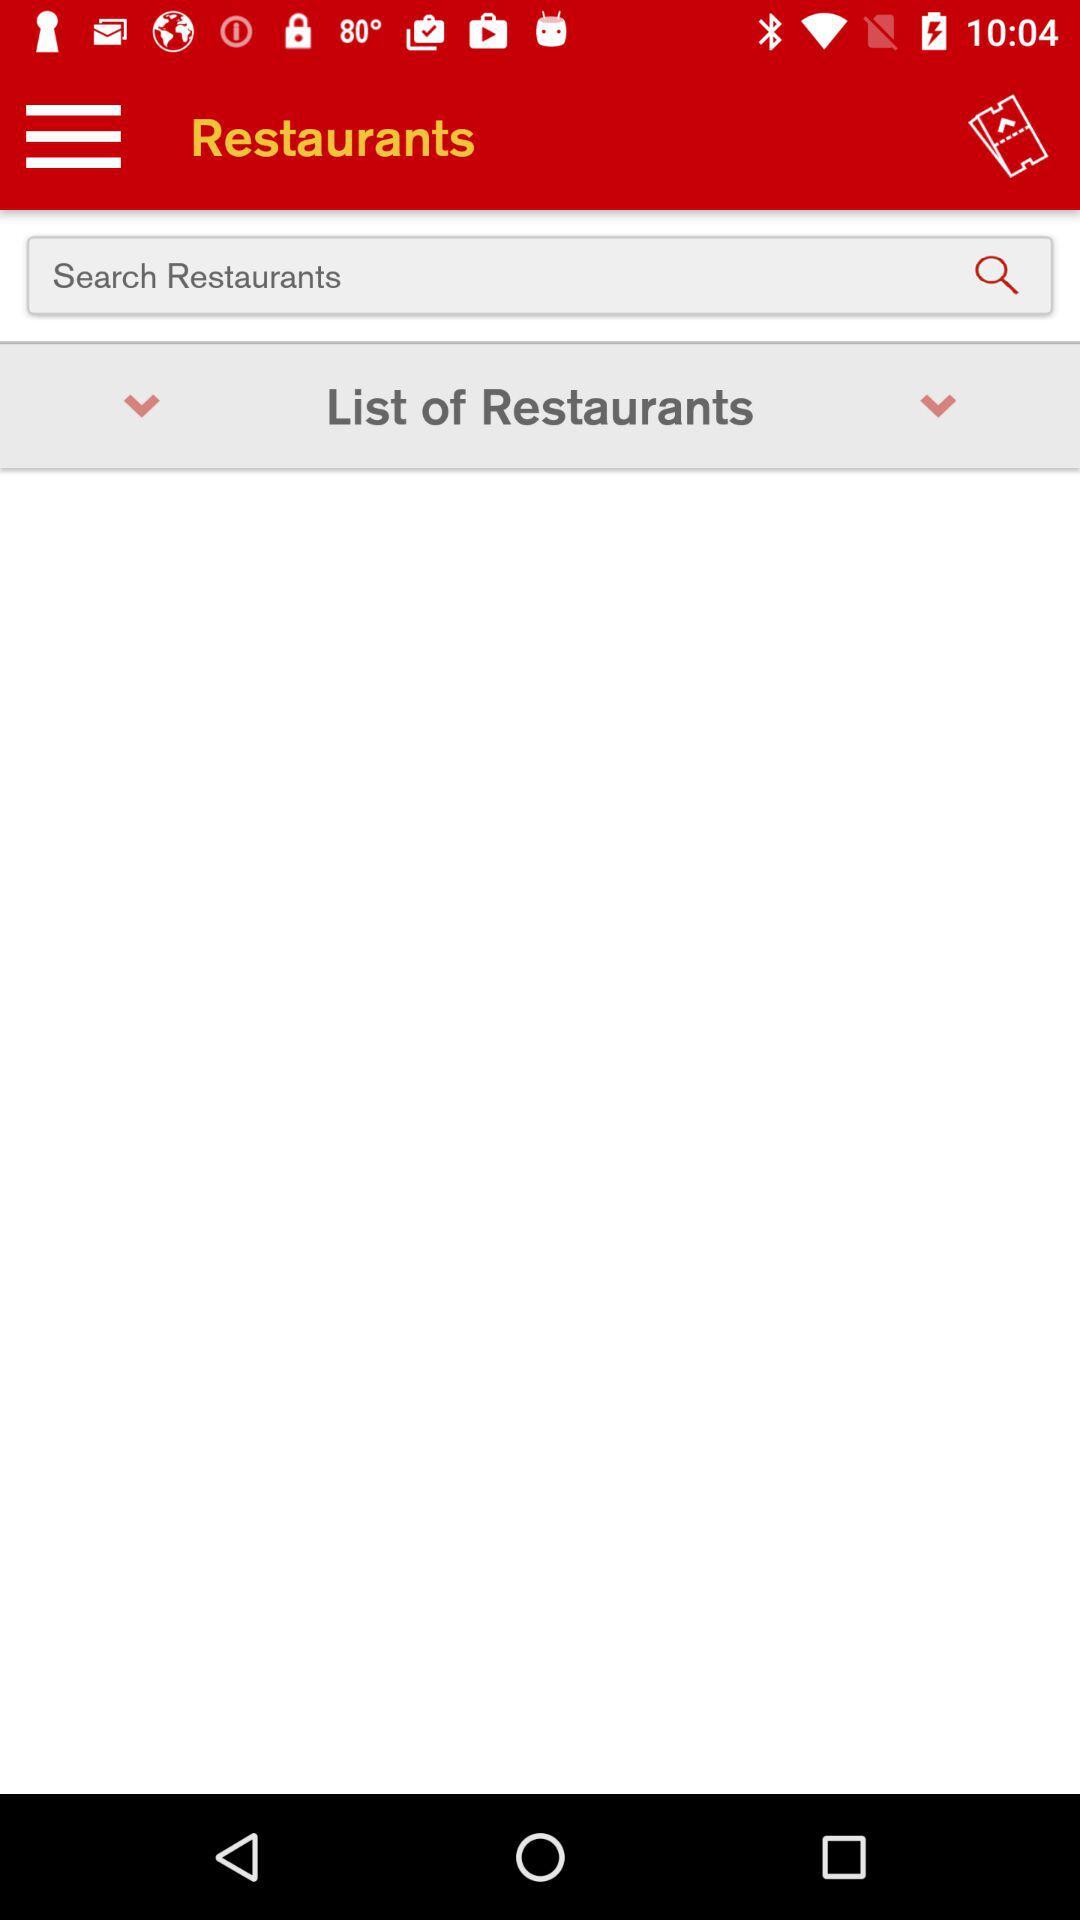 Image resolution: width=1080 pixels, height=1920 pixels. What do you see at coordinates (1008, 135) in the screenshot?
I see `item to the right of restaurants item` at bounding box center [1008, 135].